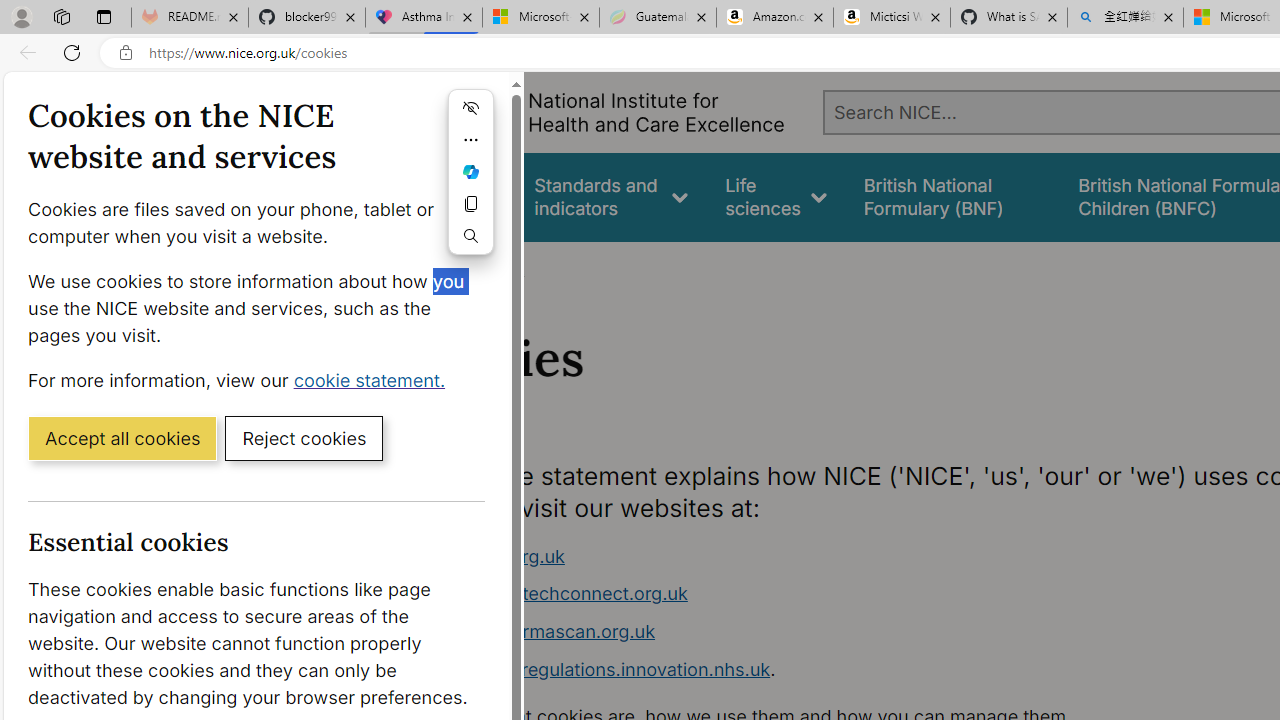  What do you see at coordinates (470, 183) in the screenshot?
I see `'Mini menu on text selection'` at bounding box center [470, 183].